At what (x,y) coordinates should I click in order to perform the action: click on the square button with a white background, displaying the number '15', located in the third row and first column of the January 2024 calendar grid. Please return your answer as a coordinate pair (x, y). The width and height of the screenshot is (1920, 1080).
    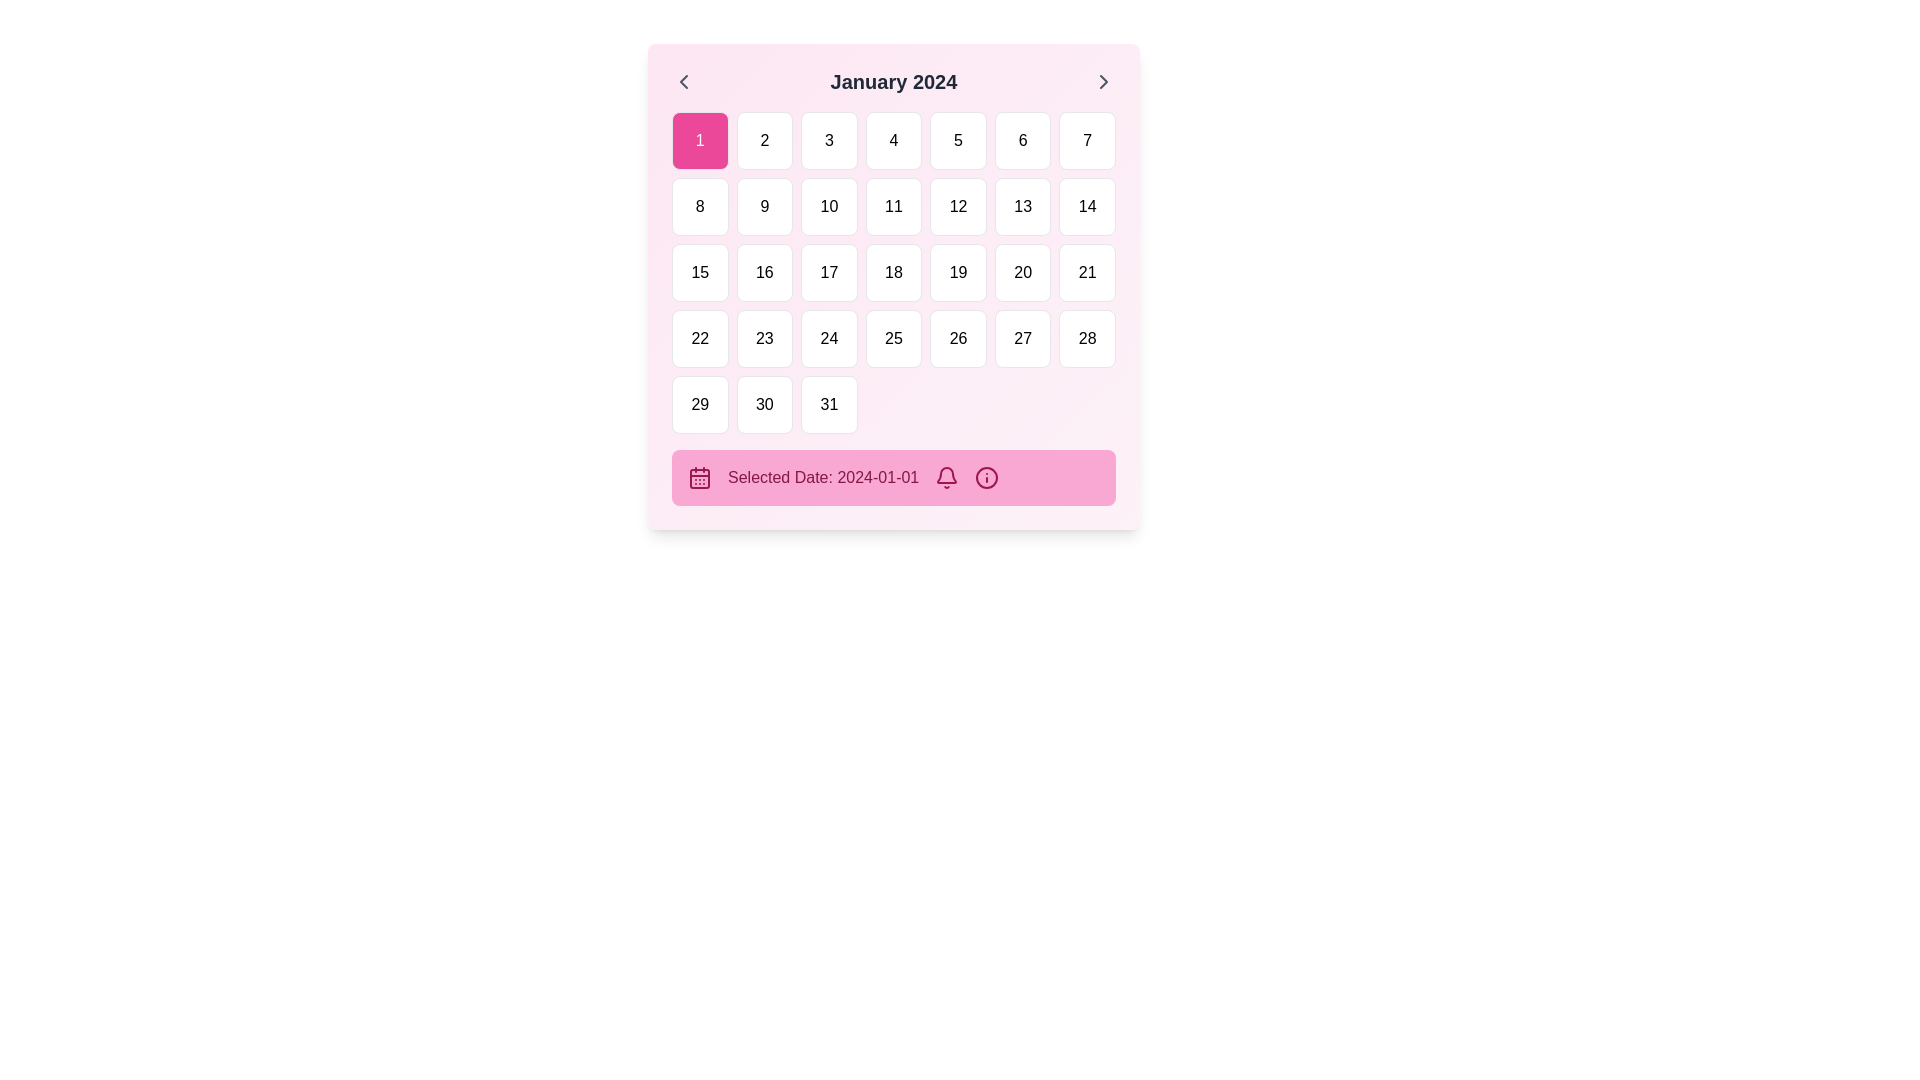
    Looking at the image, I should click on (700, 273).